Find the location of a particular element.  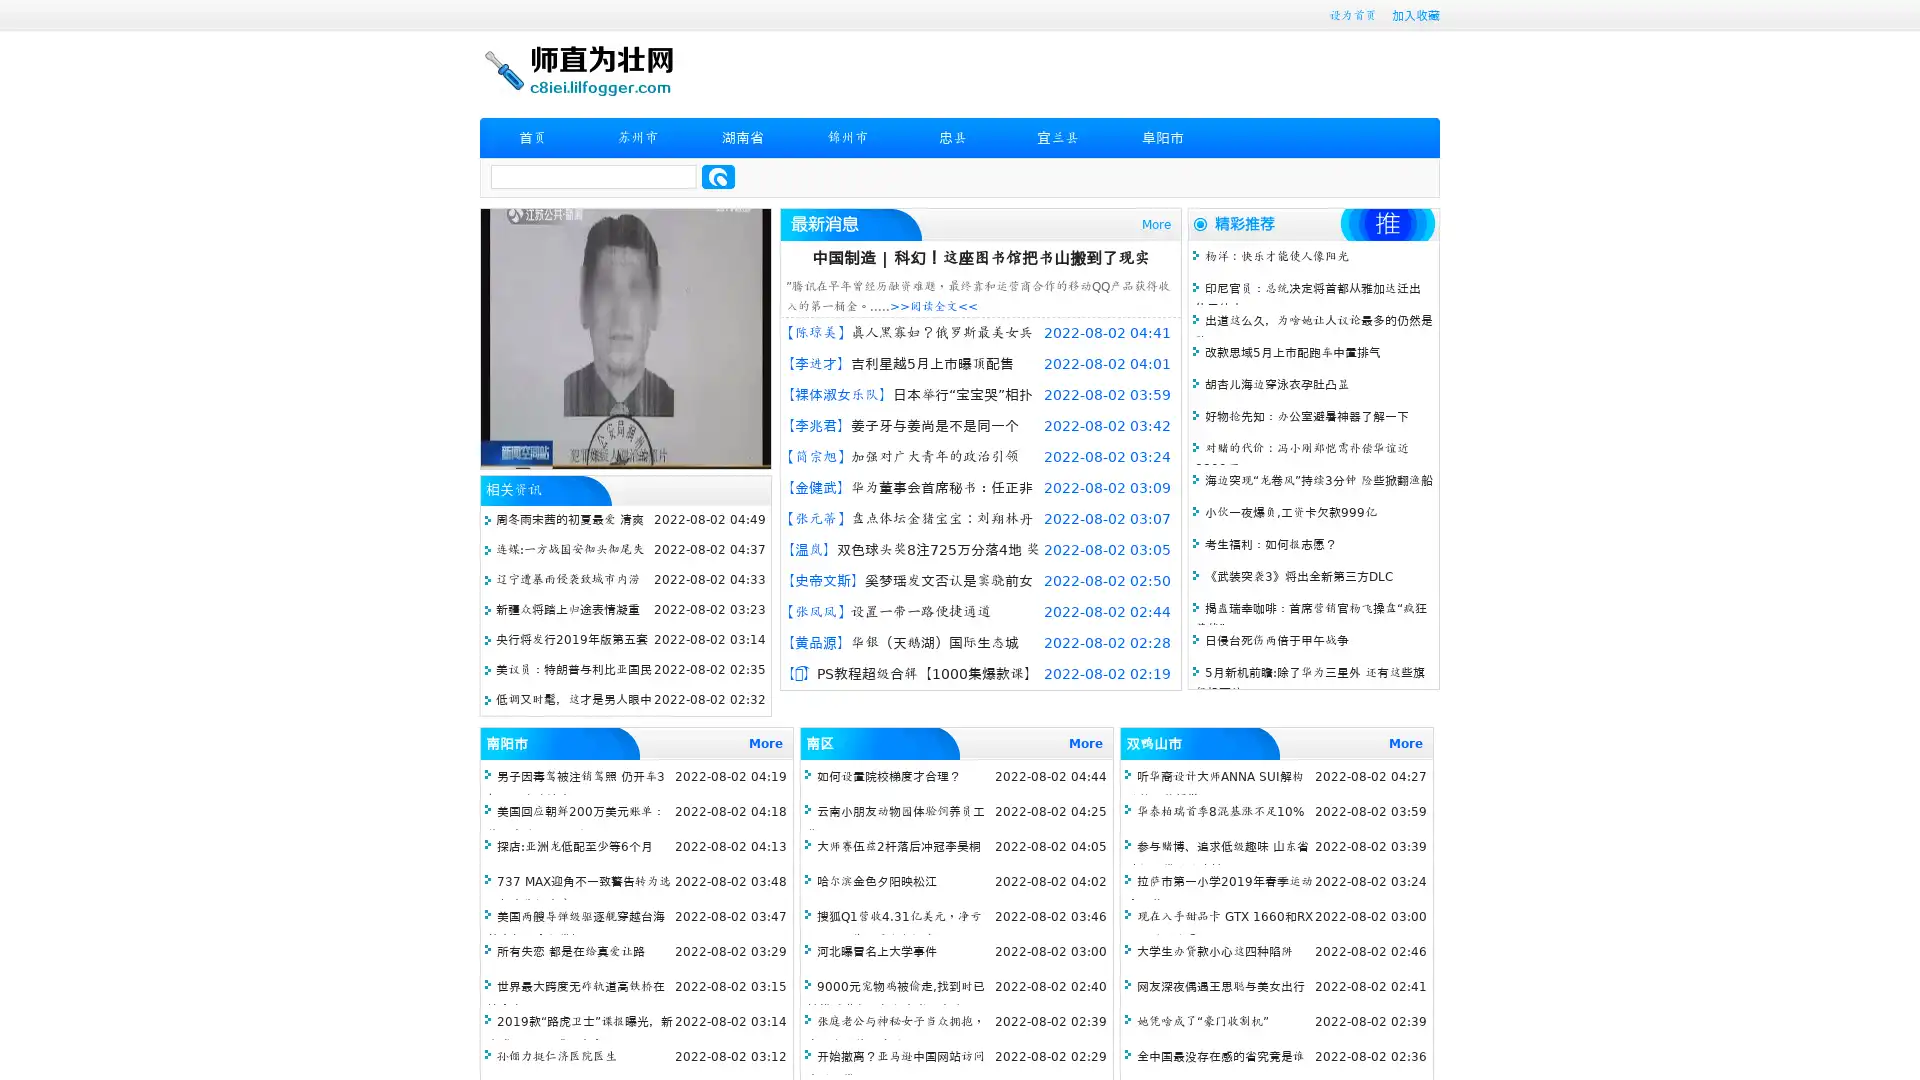

Search is located at coordinates (718, 176).